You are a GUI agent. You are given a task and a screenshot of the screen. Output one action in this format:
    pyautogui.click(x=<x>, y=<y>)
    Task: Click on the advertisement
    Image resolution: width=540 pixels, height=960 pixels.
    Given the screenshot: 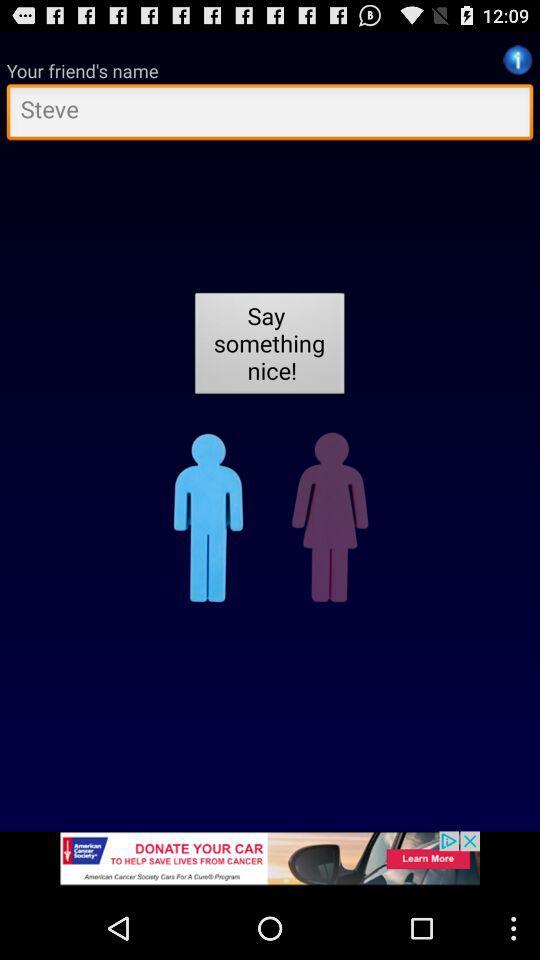 What is the action you would take?
    pyautogui.click(x=270, y=863)
    